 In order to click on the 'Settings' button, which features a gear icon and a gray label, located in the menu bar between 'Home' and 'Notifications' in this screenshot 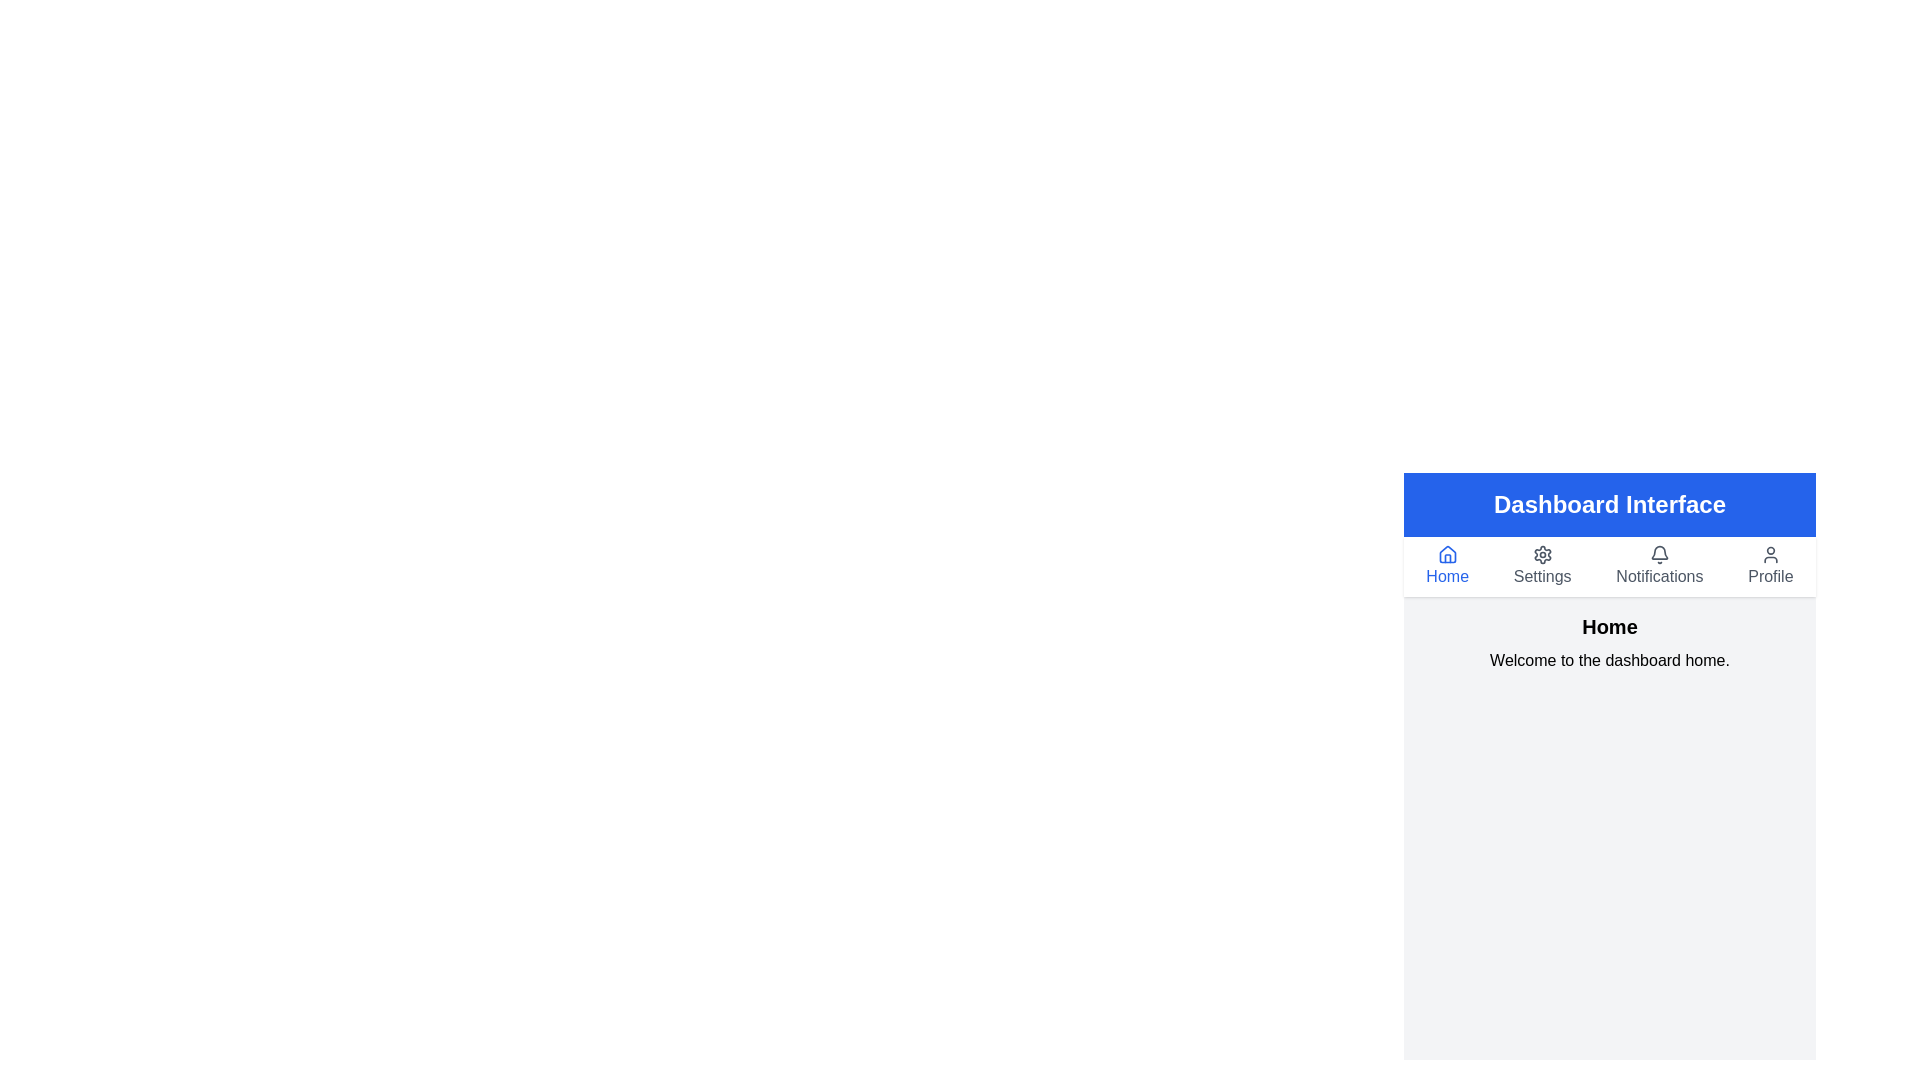, I will do `click(1541, 567)`.